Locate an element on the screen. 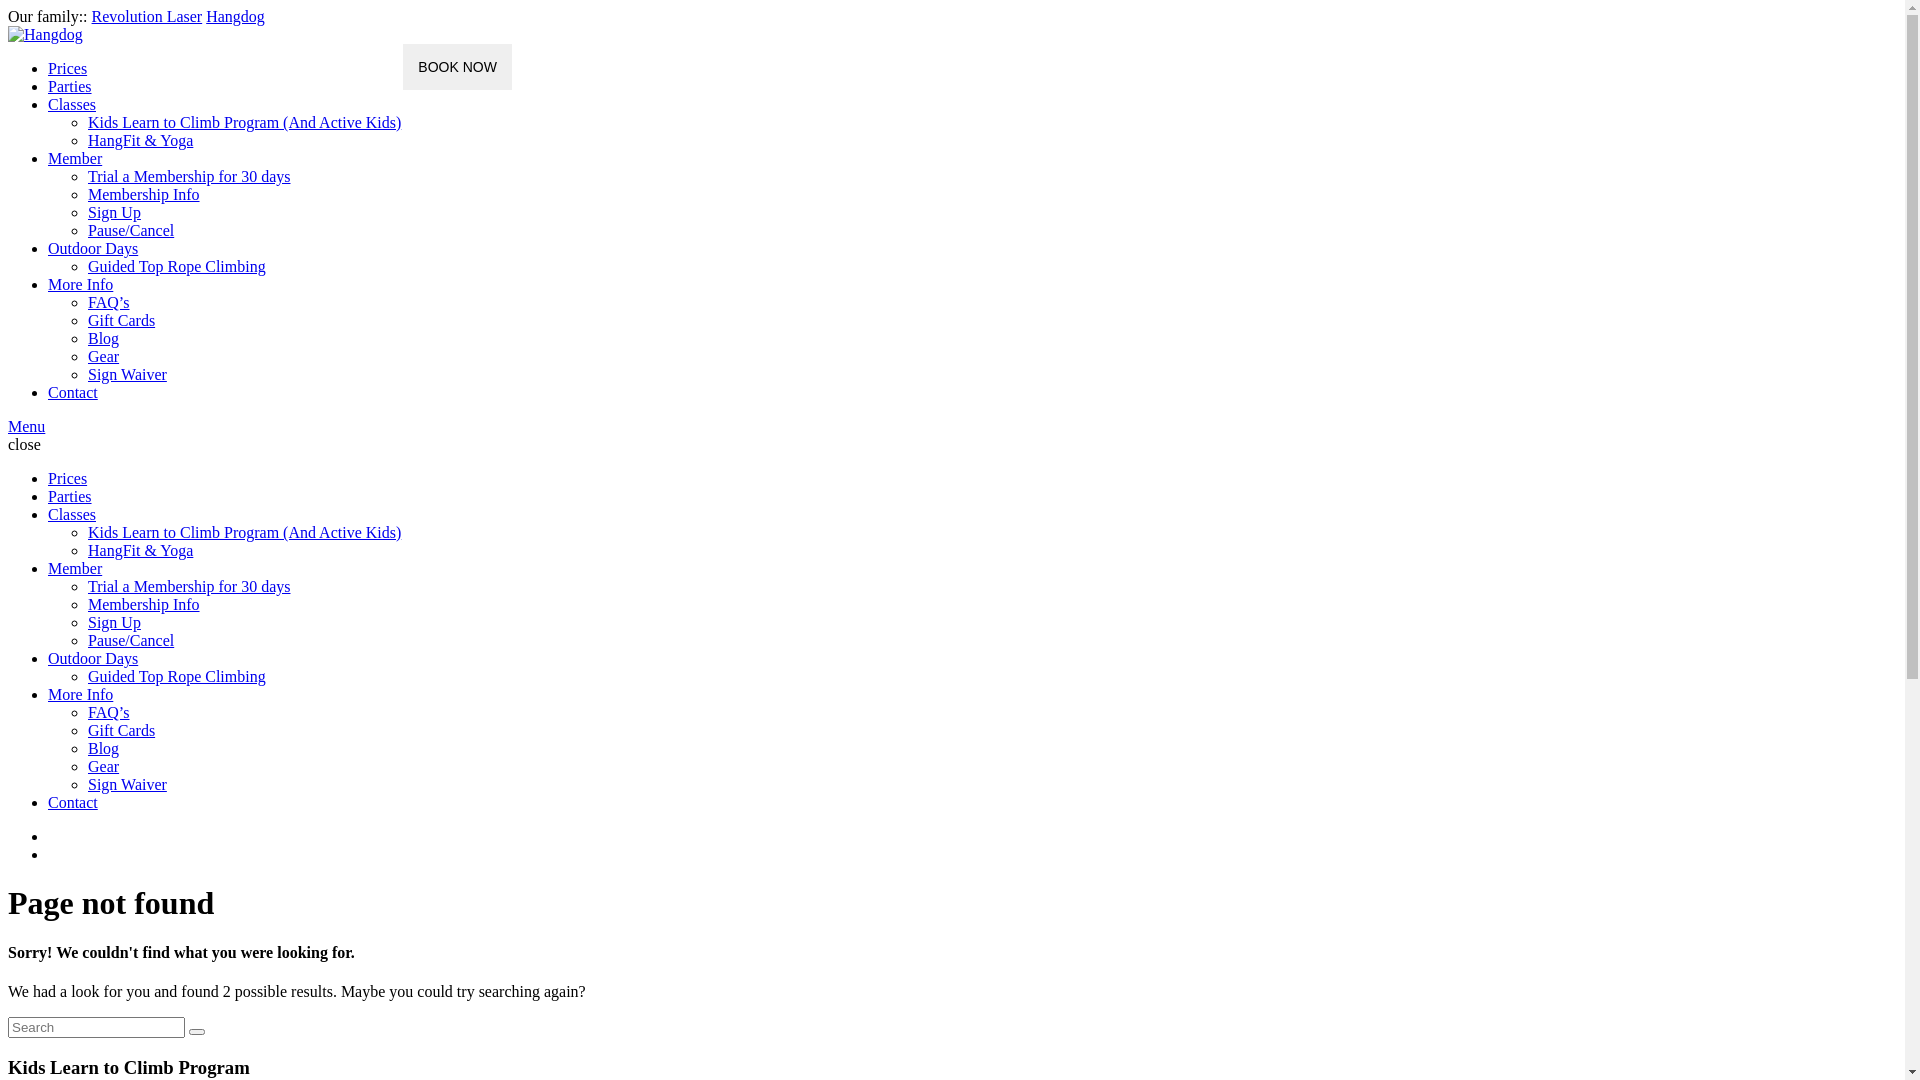 This screenshot has height=1080, width=1920. 'More Info' is located at coordinates (80, 693).